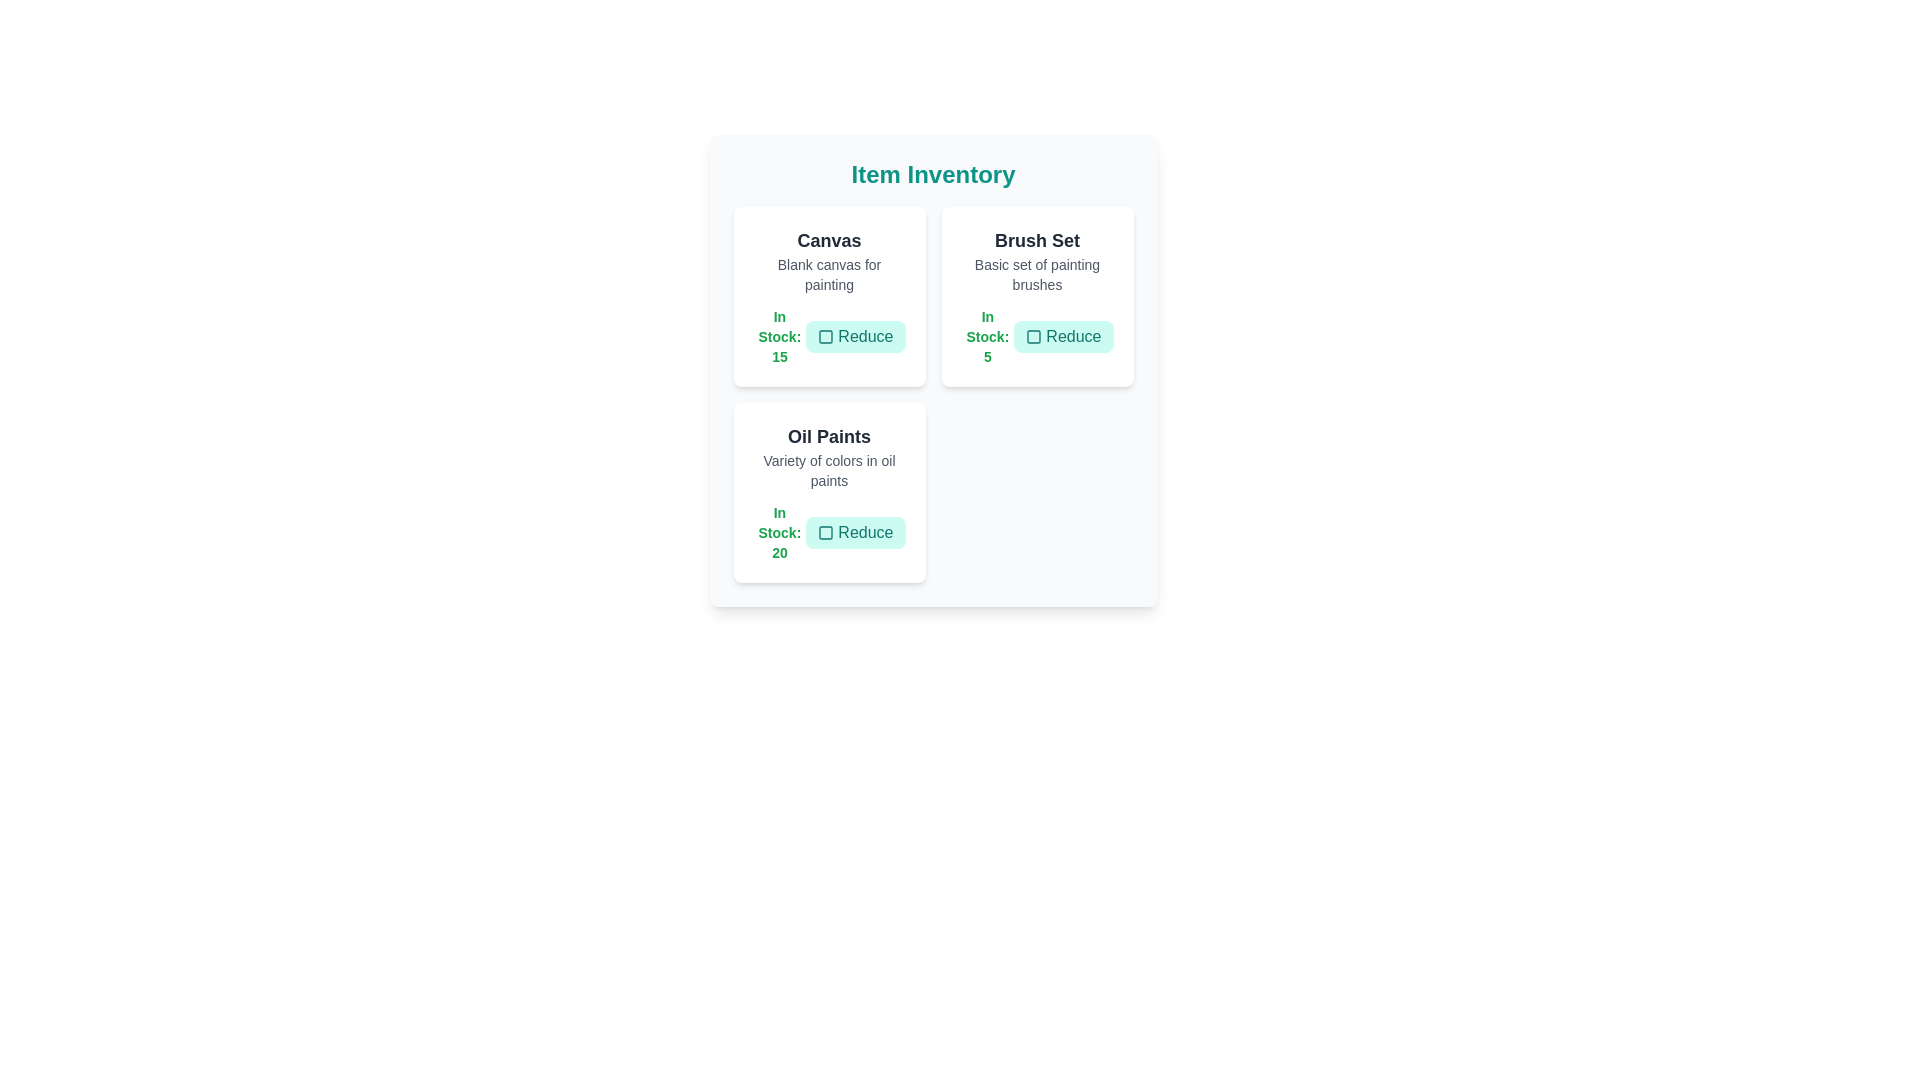 The width and height of the screenshot is (1920, 1080). I want to click on 'Reduce' button for the item Canvas, so click(855, 335).